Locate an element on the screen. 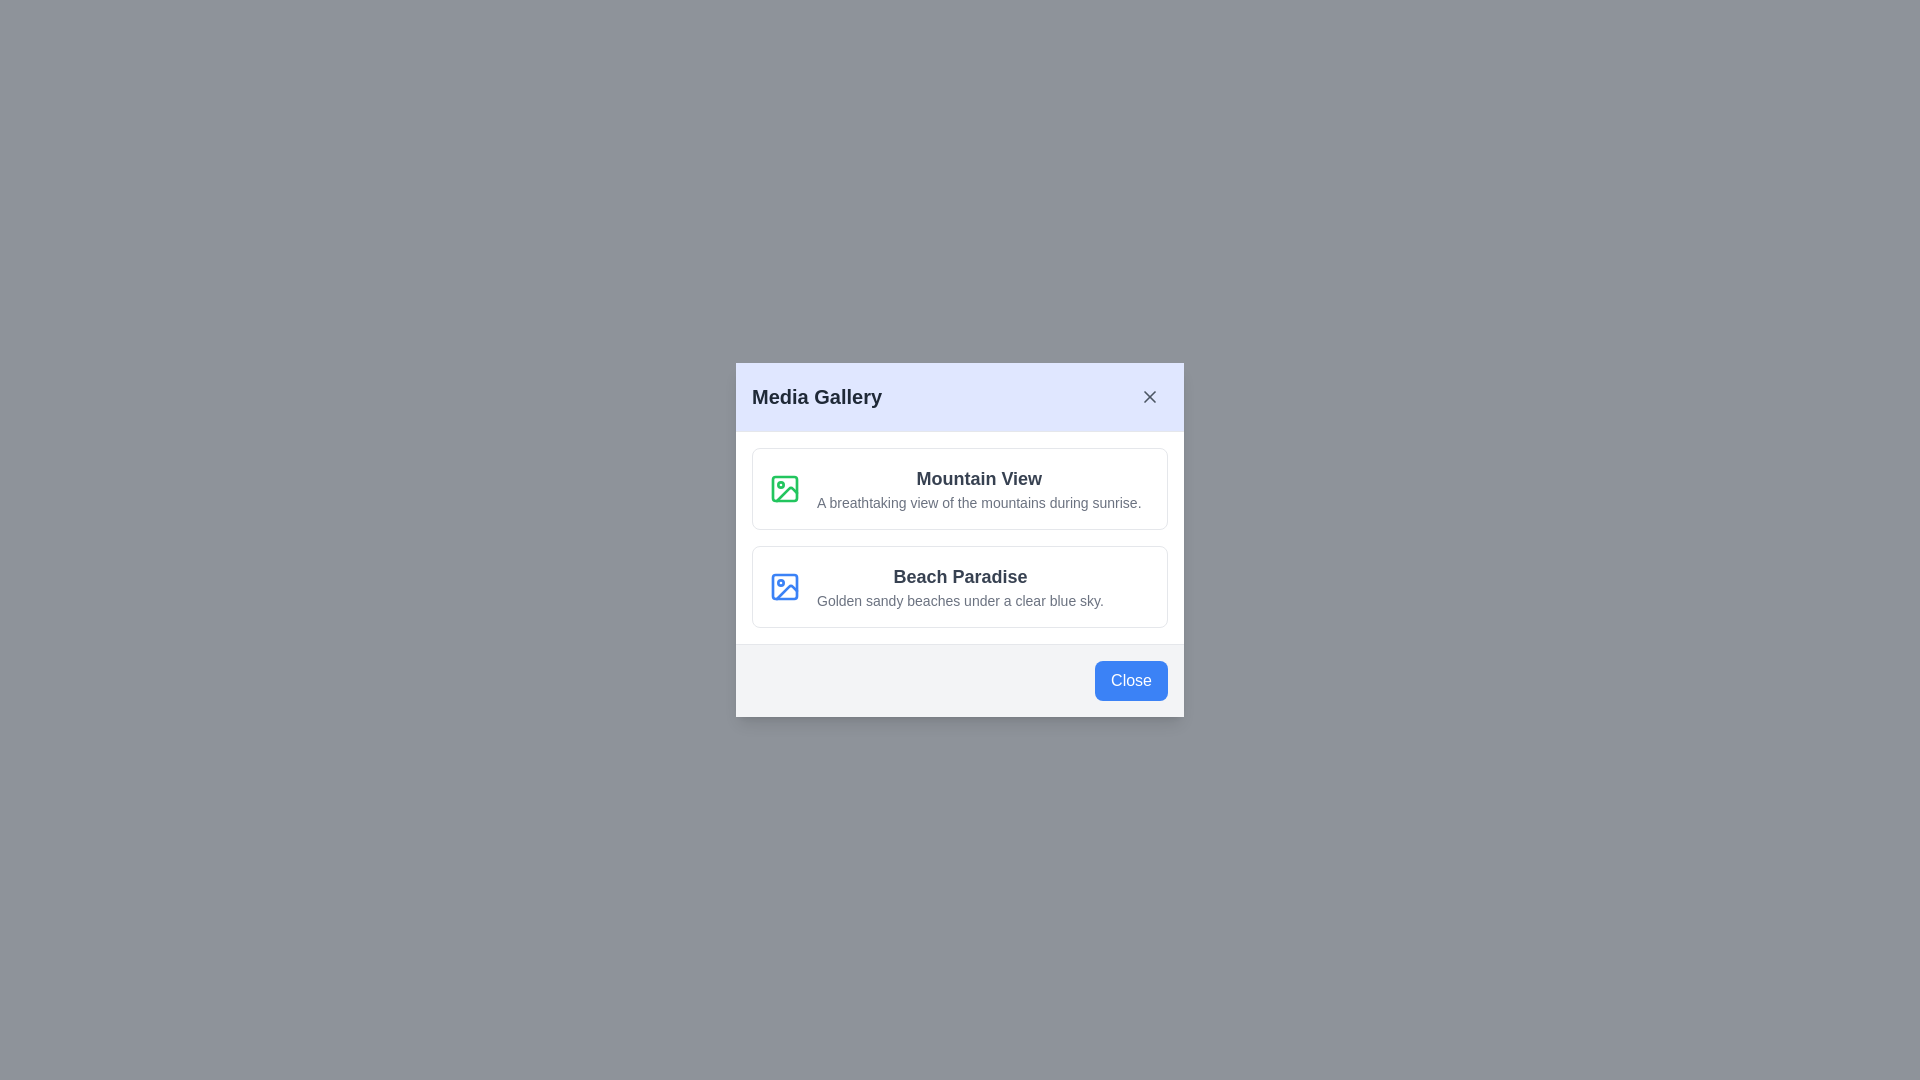 Image resolution: width=1920 pixels, height=1080 pixels. the close button to close the dialog is located at coordinates (1150, 397).